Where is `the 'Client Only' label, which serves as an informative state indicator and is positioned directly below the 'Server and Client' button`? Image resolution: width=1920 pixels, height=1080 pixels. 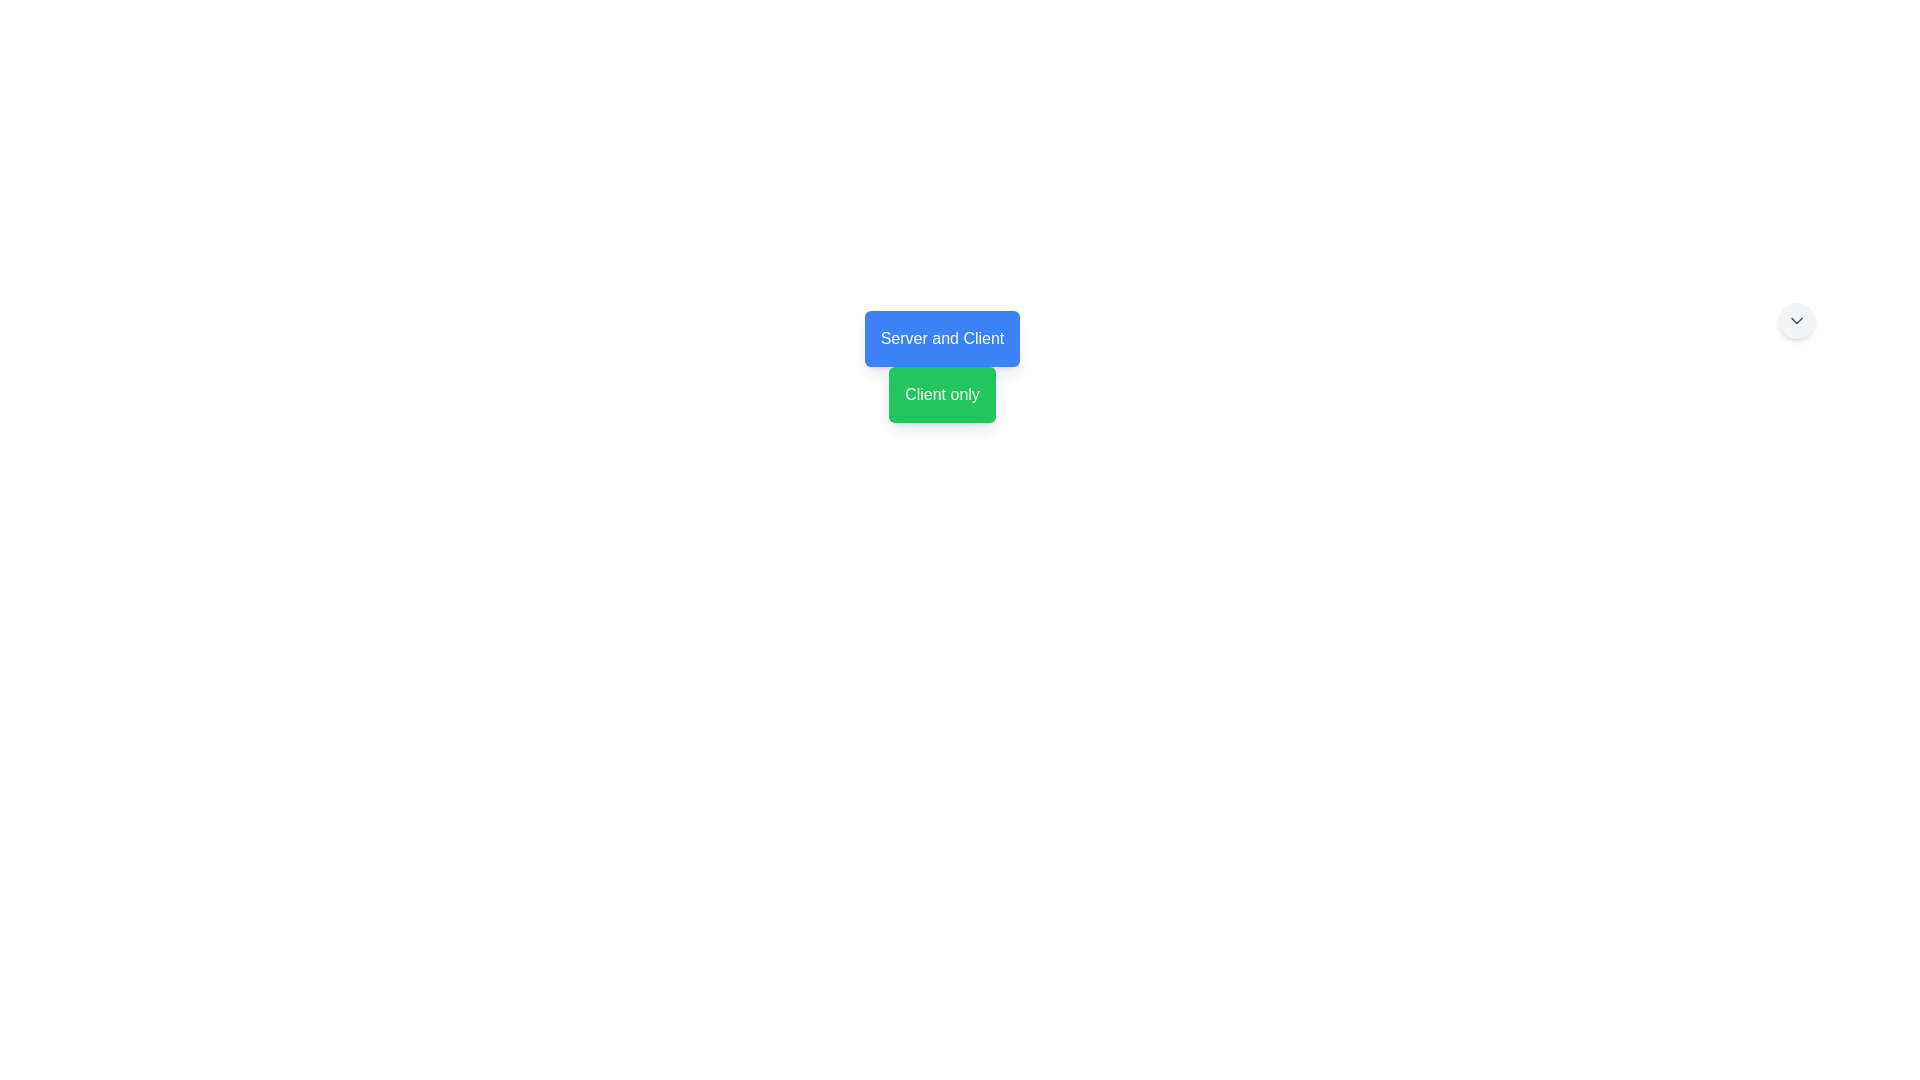 the 'Client Only' label, which serves as an informative state indicator and is positioned directly below the 'Server and Client' button is located at coordinates (941, 394).